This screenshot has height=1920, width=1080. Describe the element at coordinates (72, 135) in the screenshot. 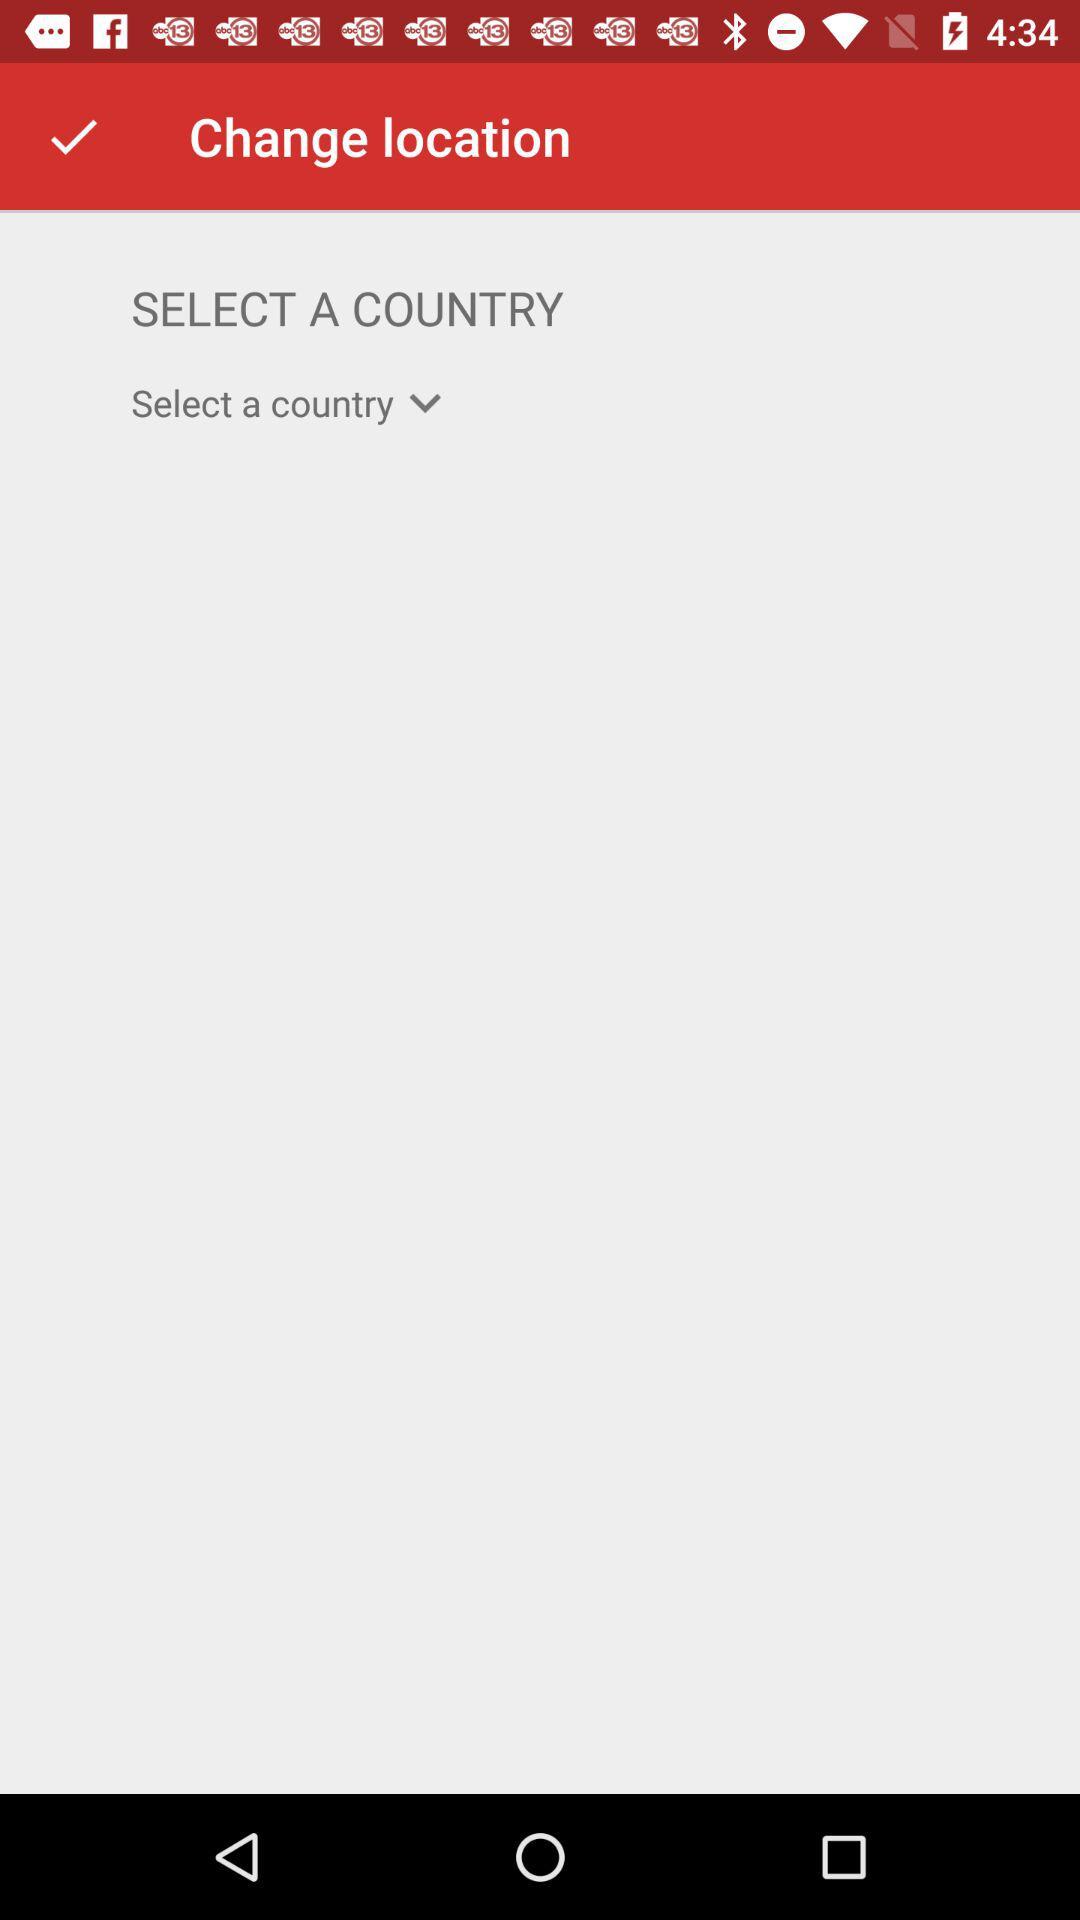

I see `the item next to the change location item` at that location.